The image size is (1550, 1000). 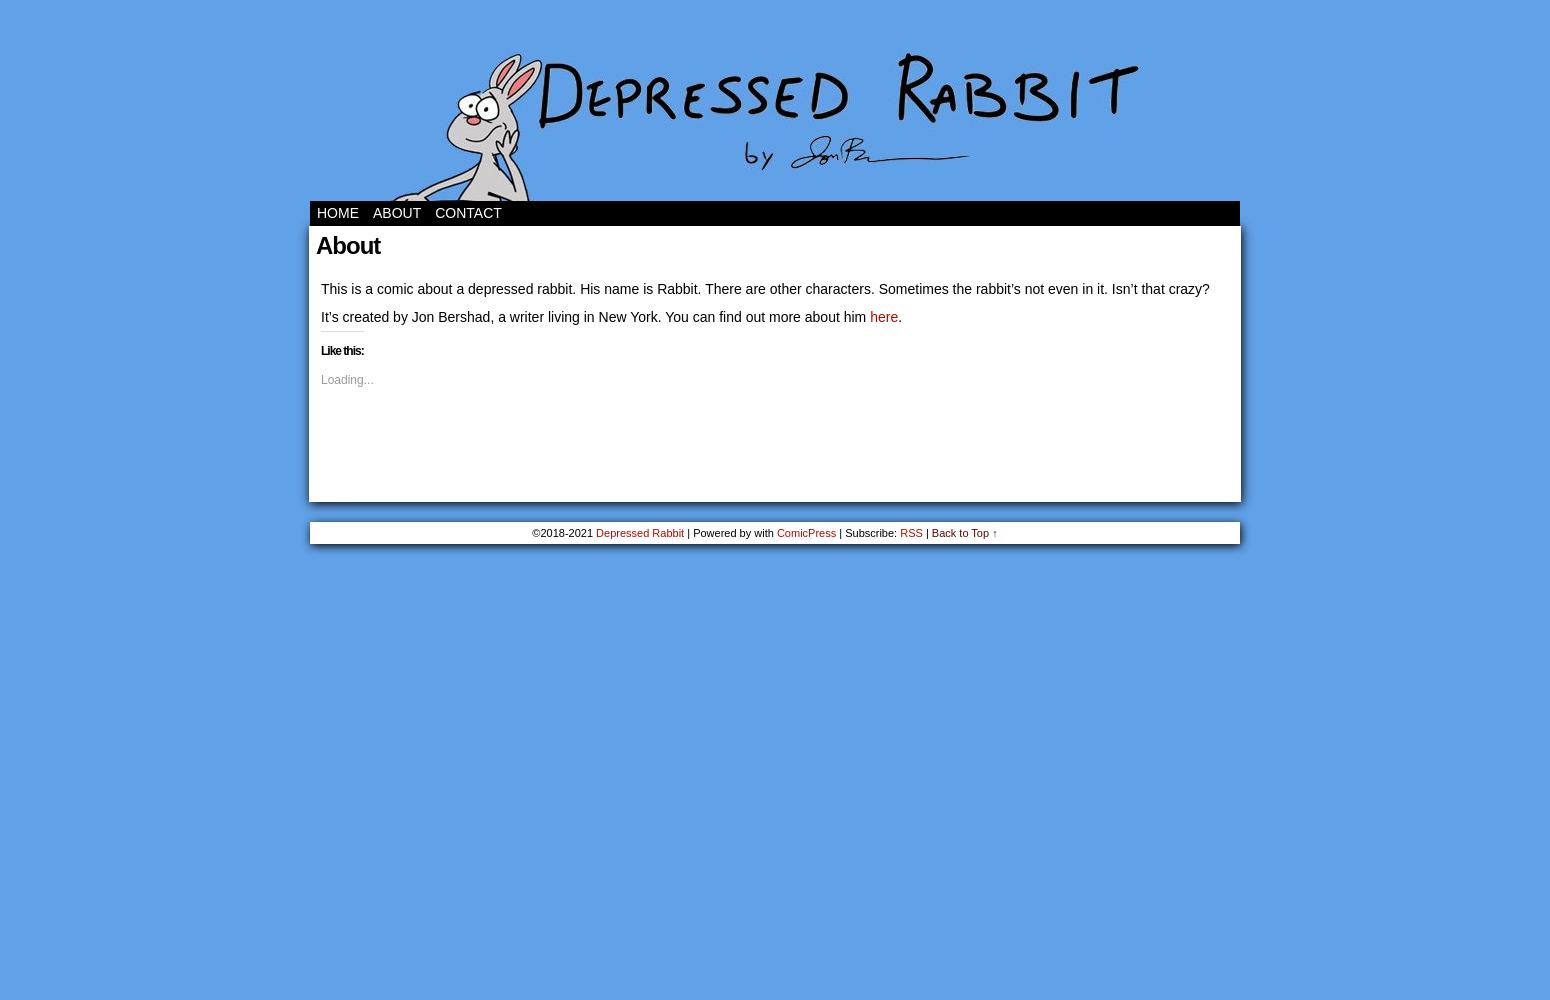 What do you see at coordinates (805, 533) in the screenshot?
I see `'ComicPress'` at bounding box center [805, 533].